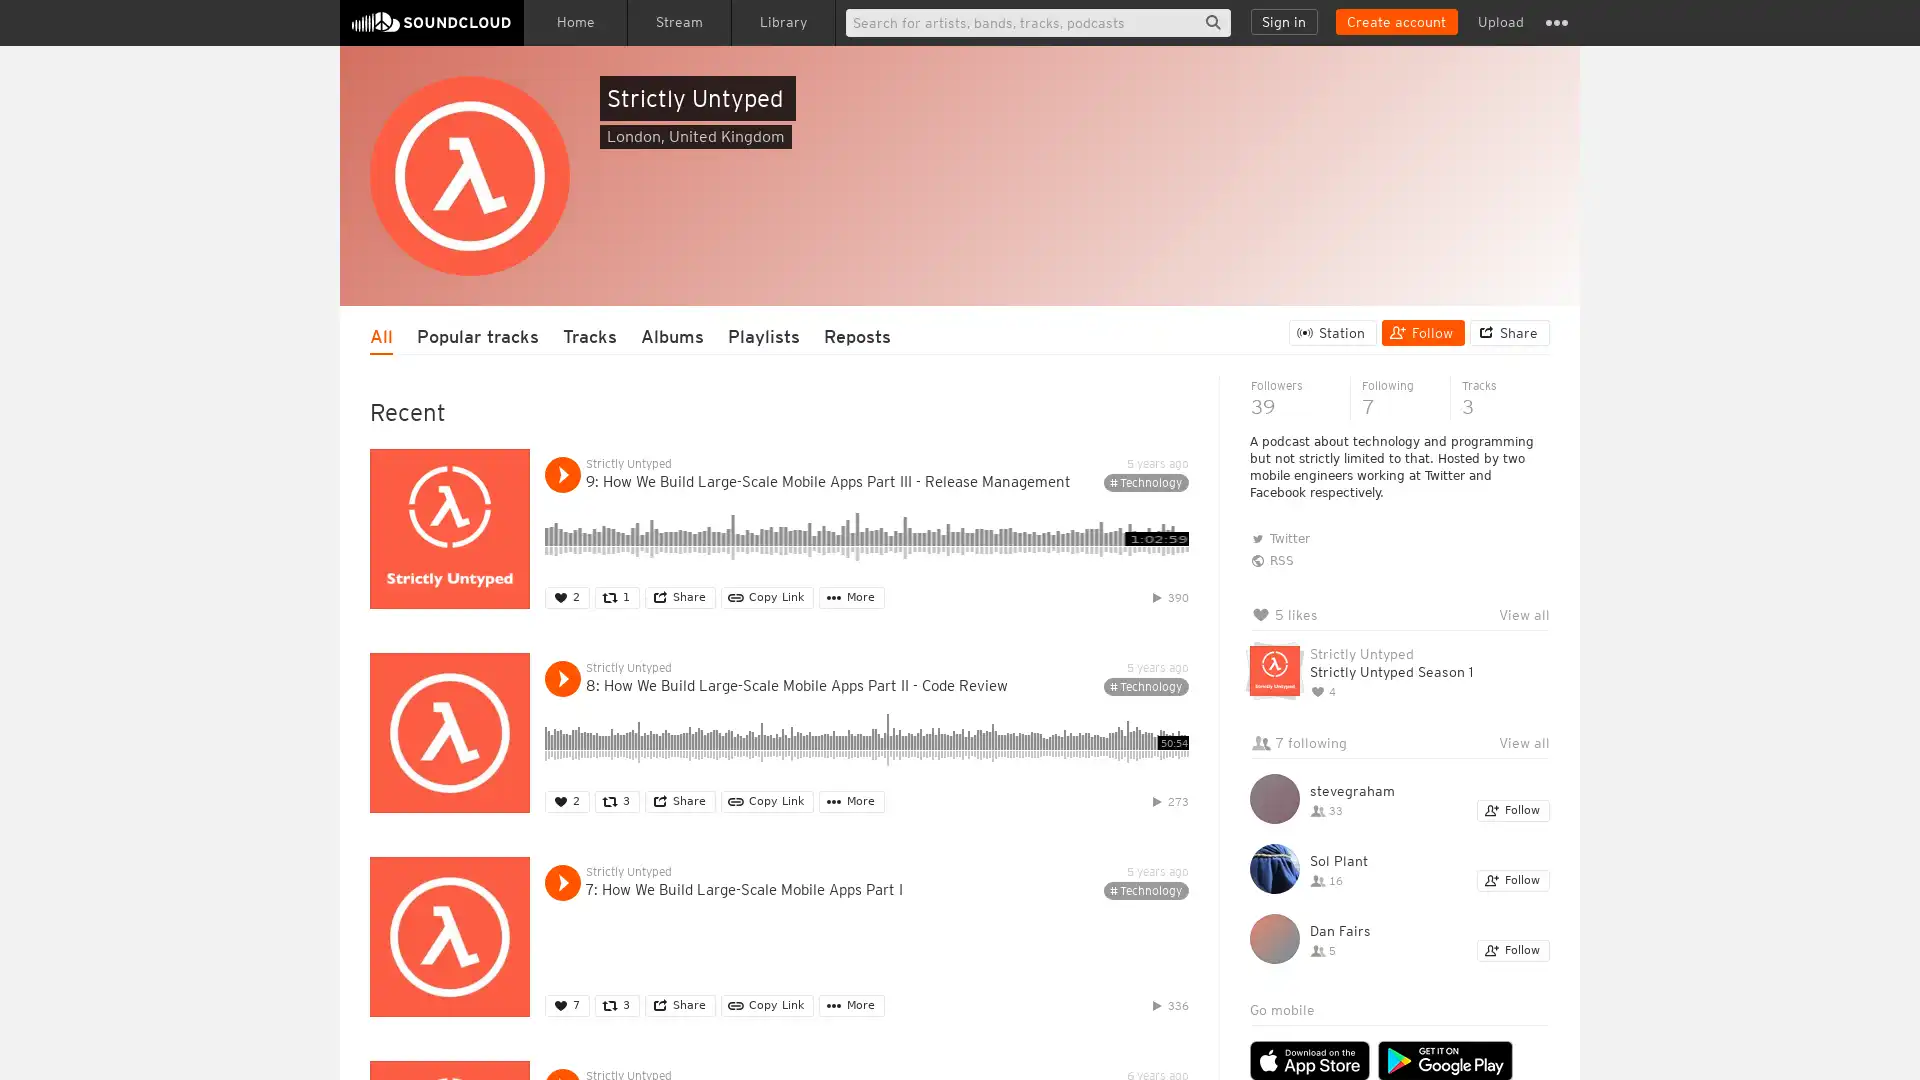 This screenshot has height=1080, width=1920. I want to click on Search, so click(1212, 22).